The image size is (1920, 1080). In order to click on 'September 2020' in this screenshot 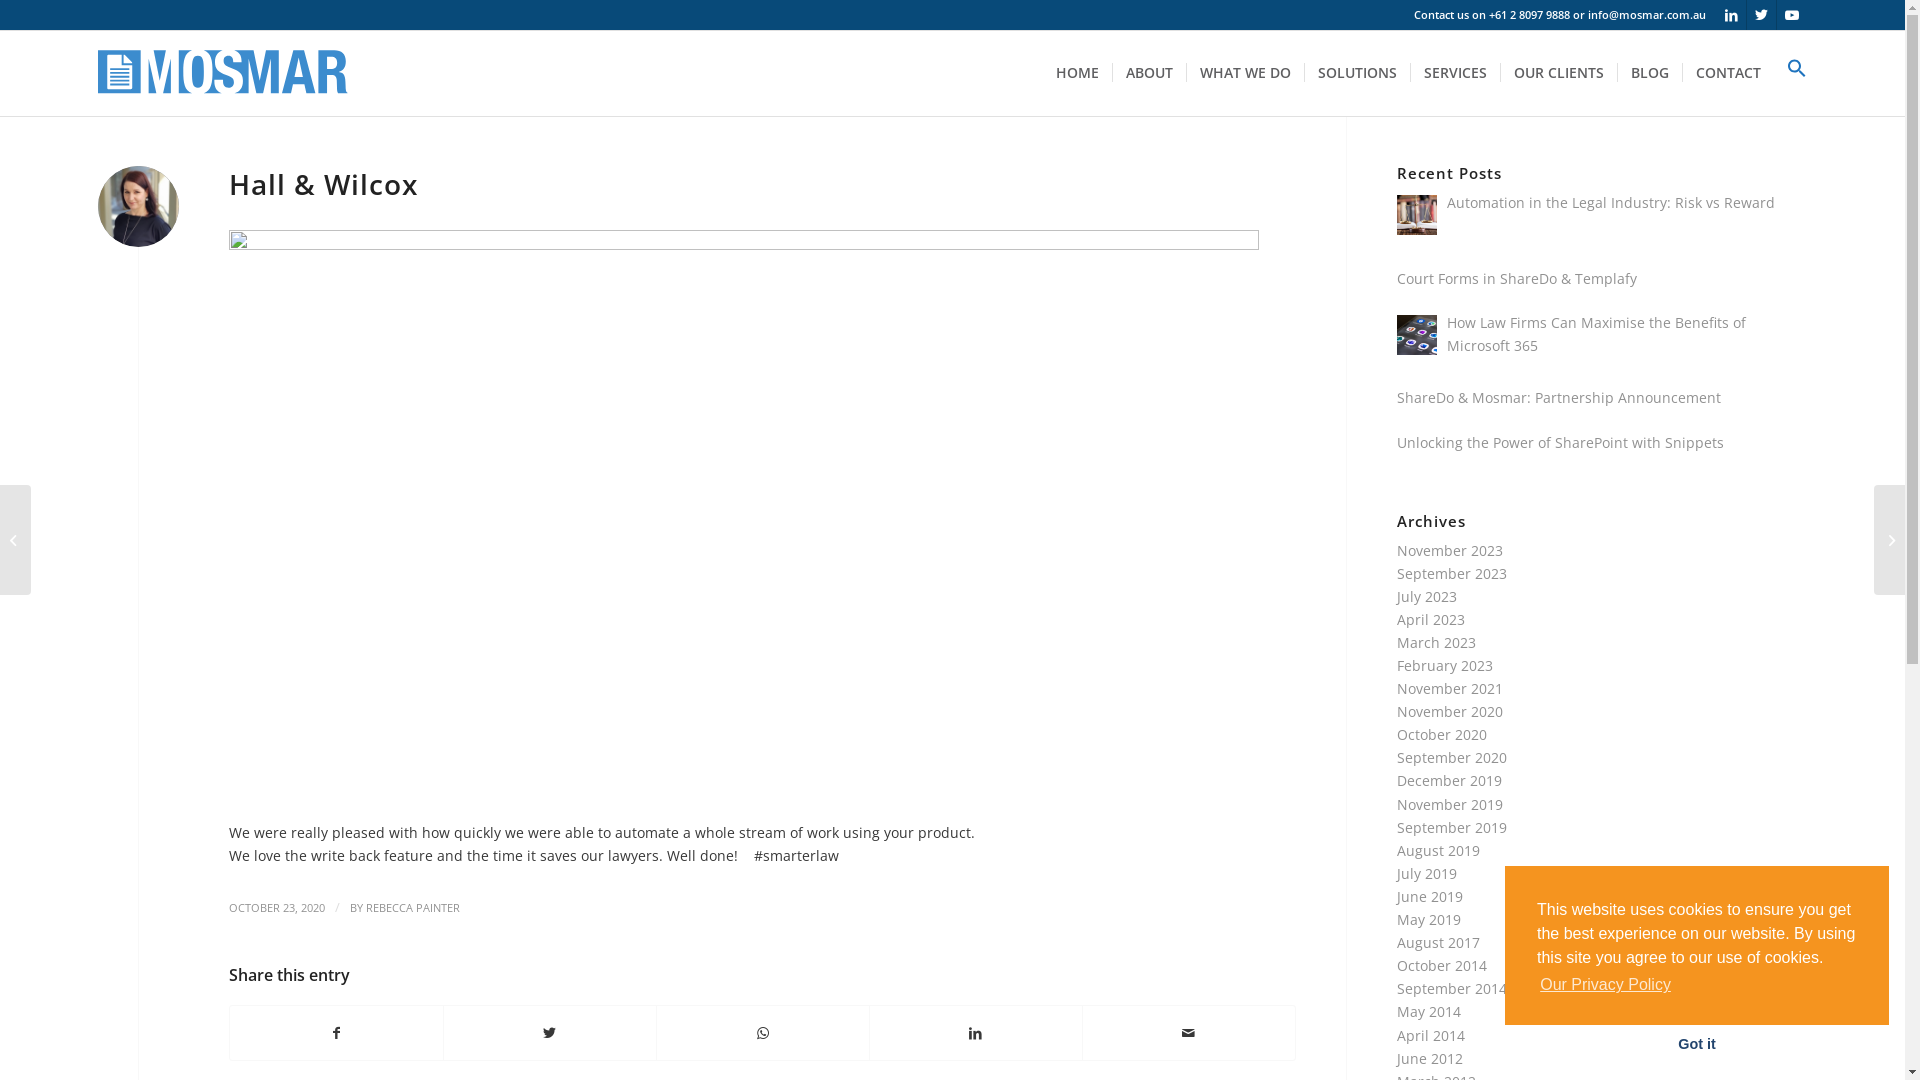, I will do `click(1395, 757)`.